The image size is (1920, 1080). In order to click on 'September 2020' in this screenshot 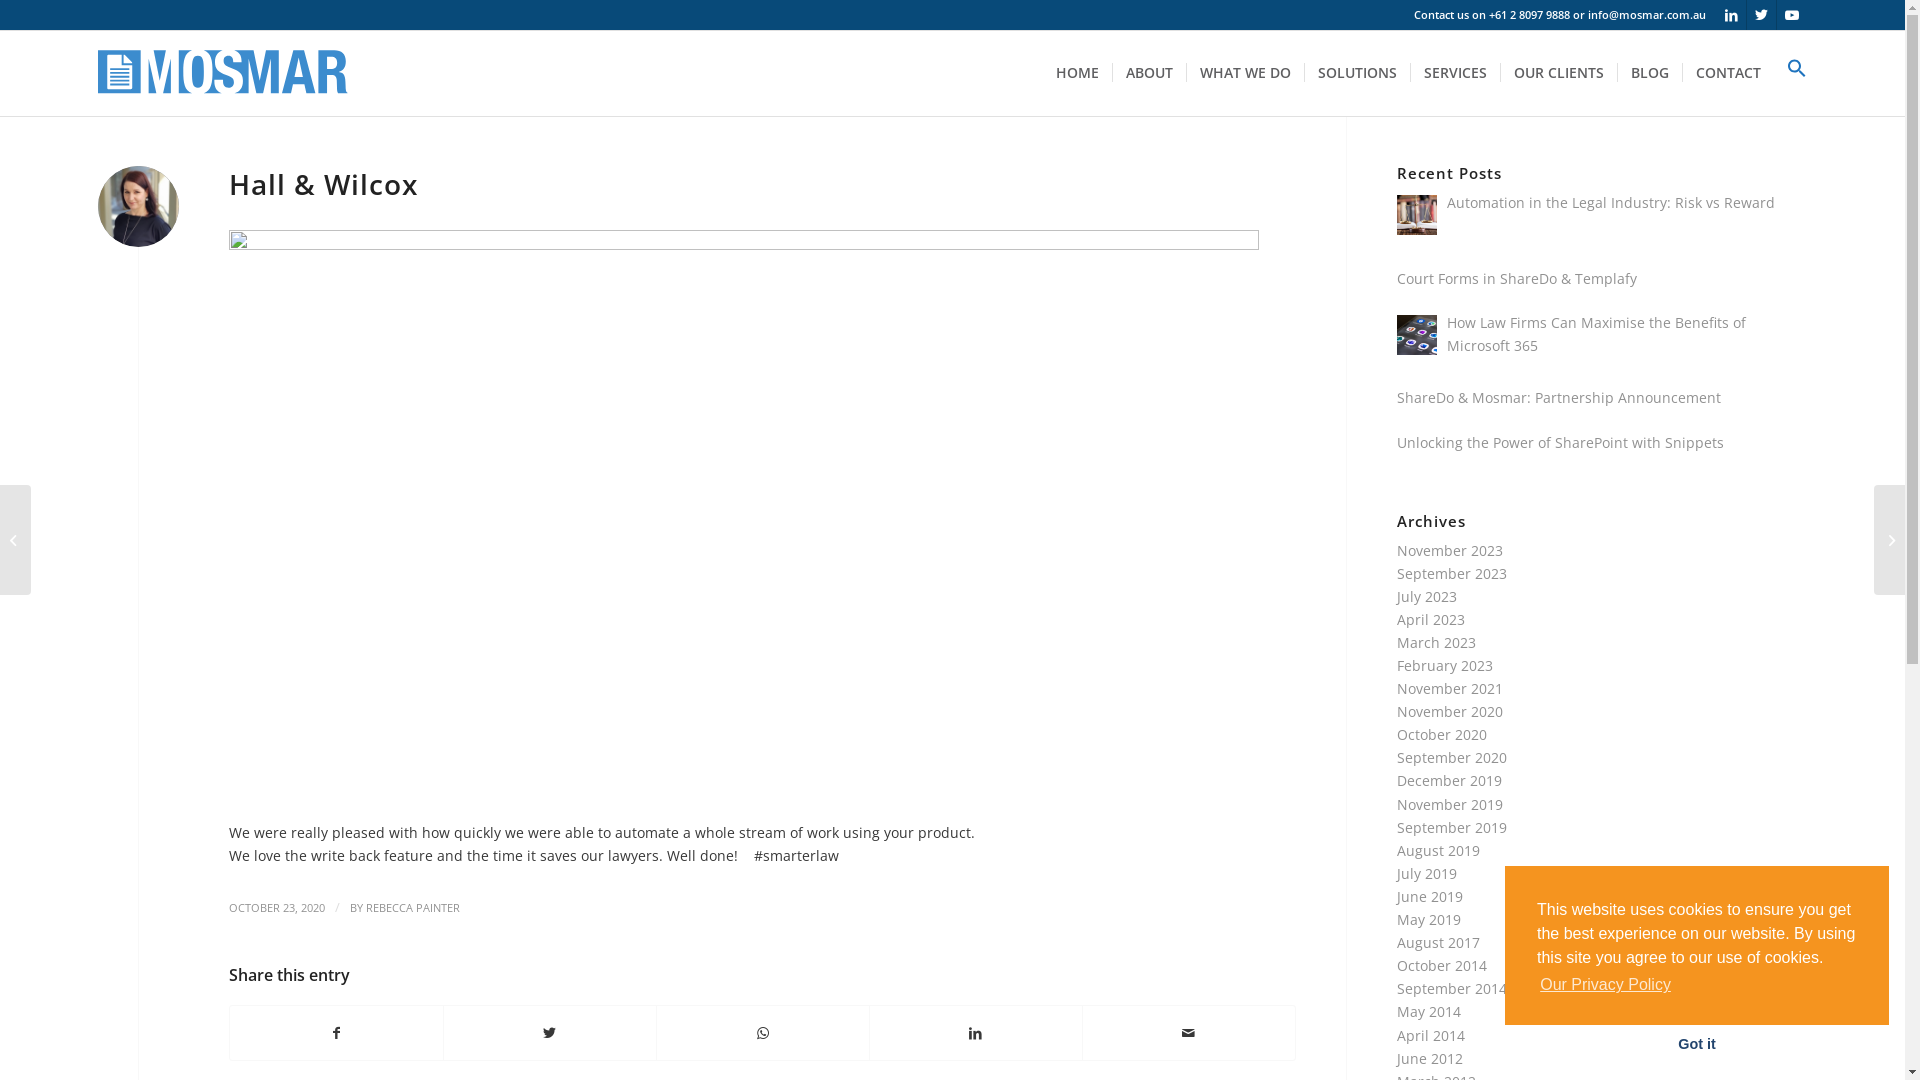, I will do `click(1395, 757)`.